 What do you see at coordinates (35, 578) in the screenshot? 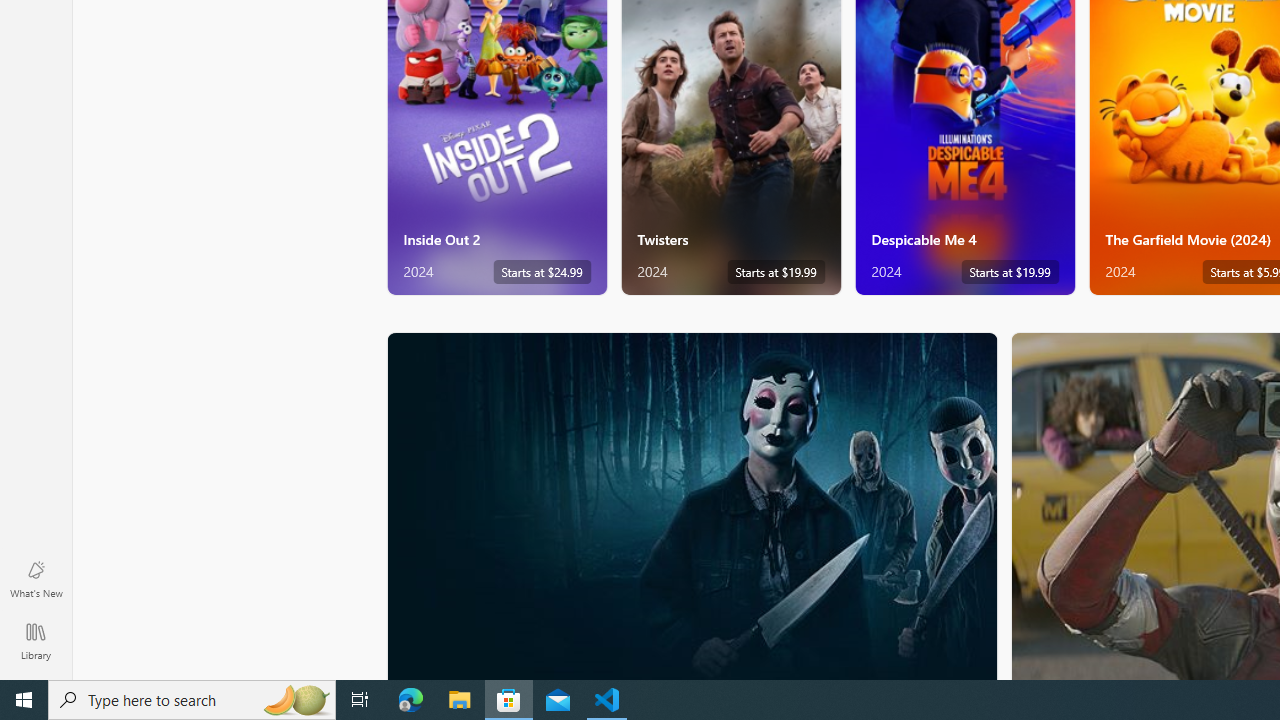
I see `'What'` at bounding box center [35, 578].